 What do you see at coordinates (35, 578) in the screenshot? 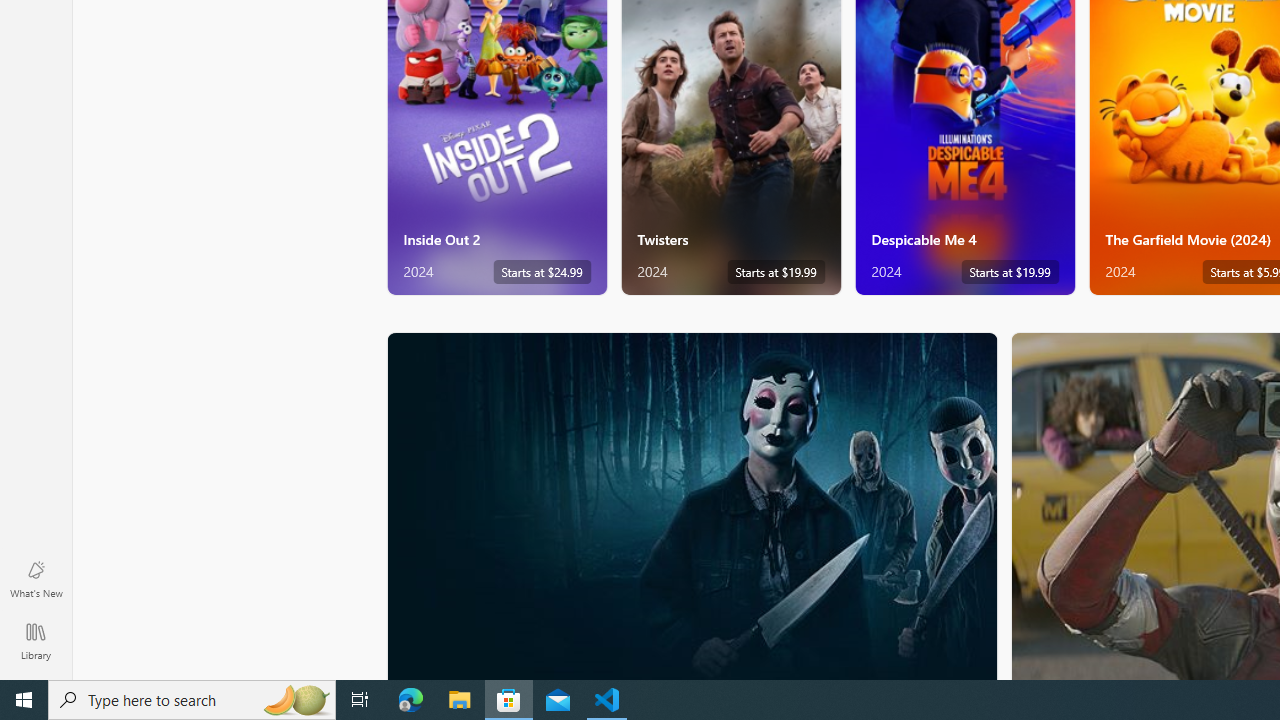
I see `'What'` at bounding box center [35, 578].